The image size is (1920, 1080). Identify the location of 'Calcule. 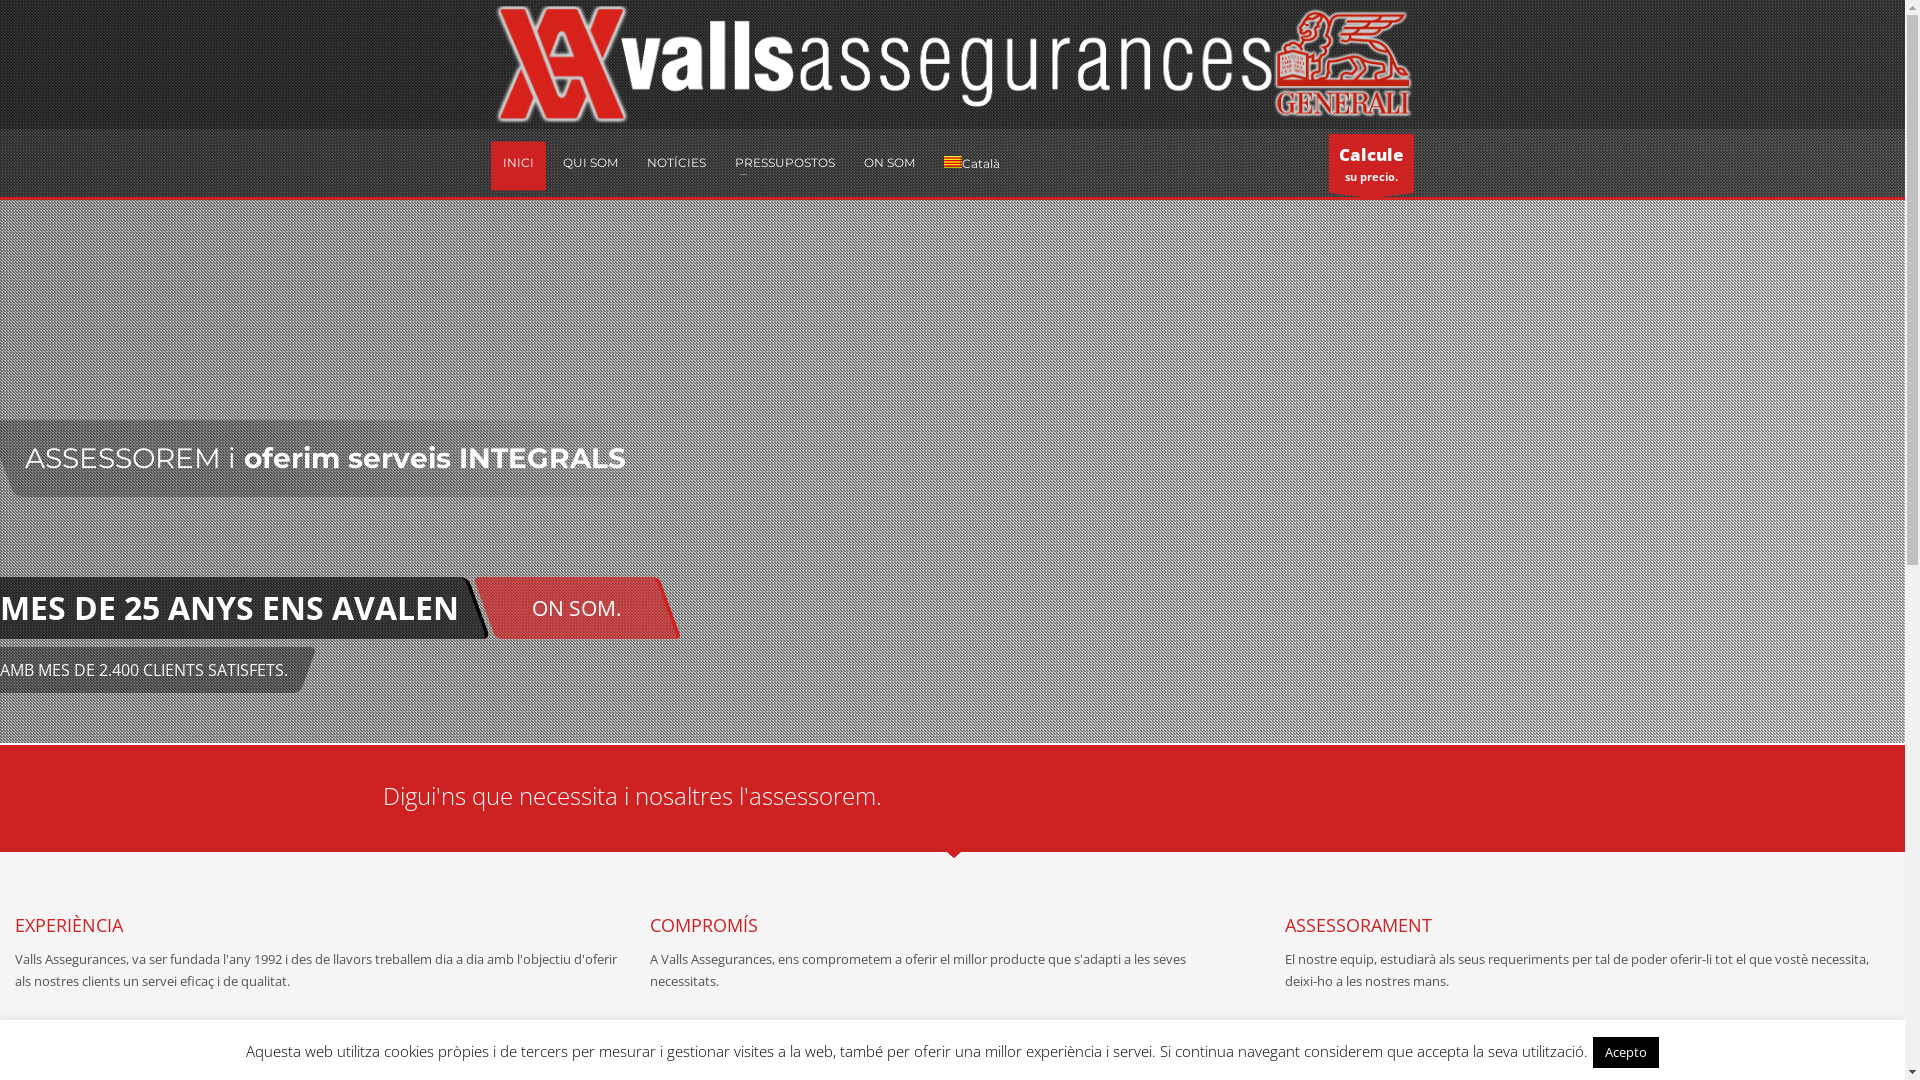
(1329, 162).